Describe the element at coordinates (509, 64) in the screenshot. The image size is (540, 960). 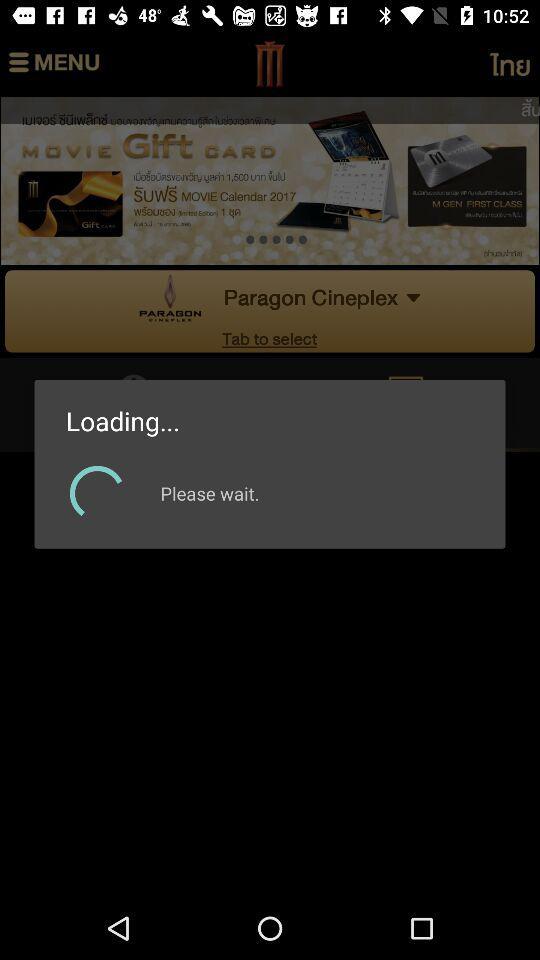
I see `the sliders icon` at that location.